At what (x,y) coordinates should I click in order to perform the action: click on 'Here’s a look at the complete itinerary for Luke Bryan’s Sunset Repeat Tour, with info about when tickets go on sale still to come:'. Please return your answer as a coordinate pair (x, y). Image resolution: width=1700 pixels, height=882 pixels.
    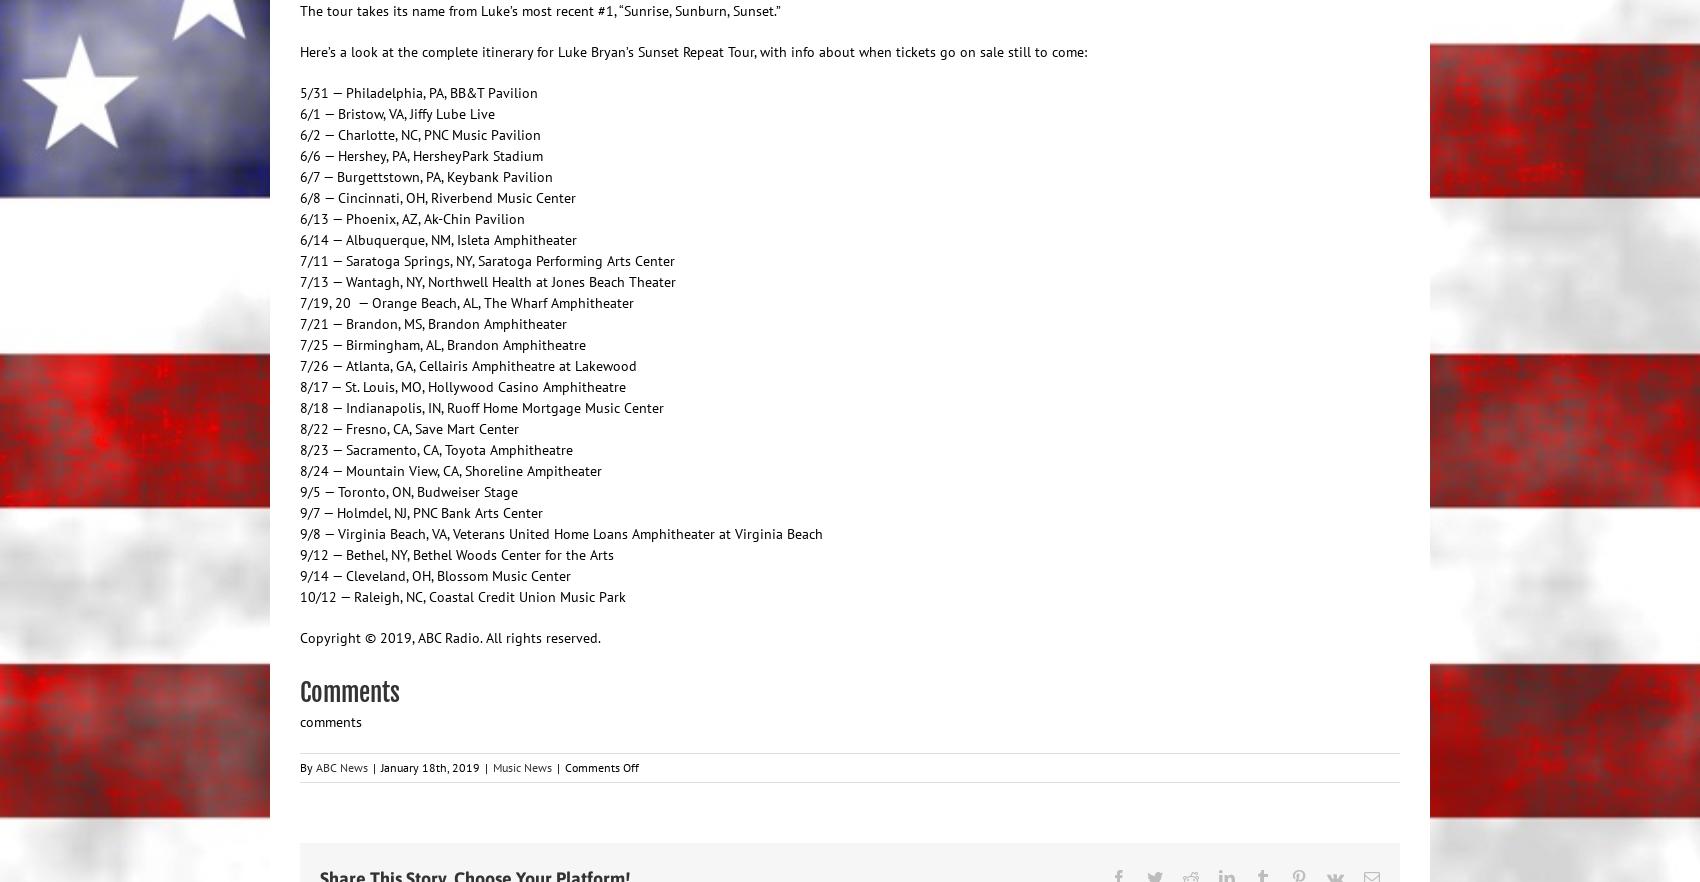
    Looking at the image, I should click on (693, 51).